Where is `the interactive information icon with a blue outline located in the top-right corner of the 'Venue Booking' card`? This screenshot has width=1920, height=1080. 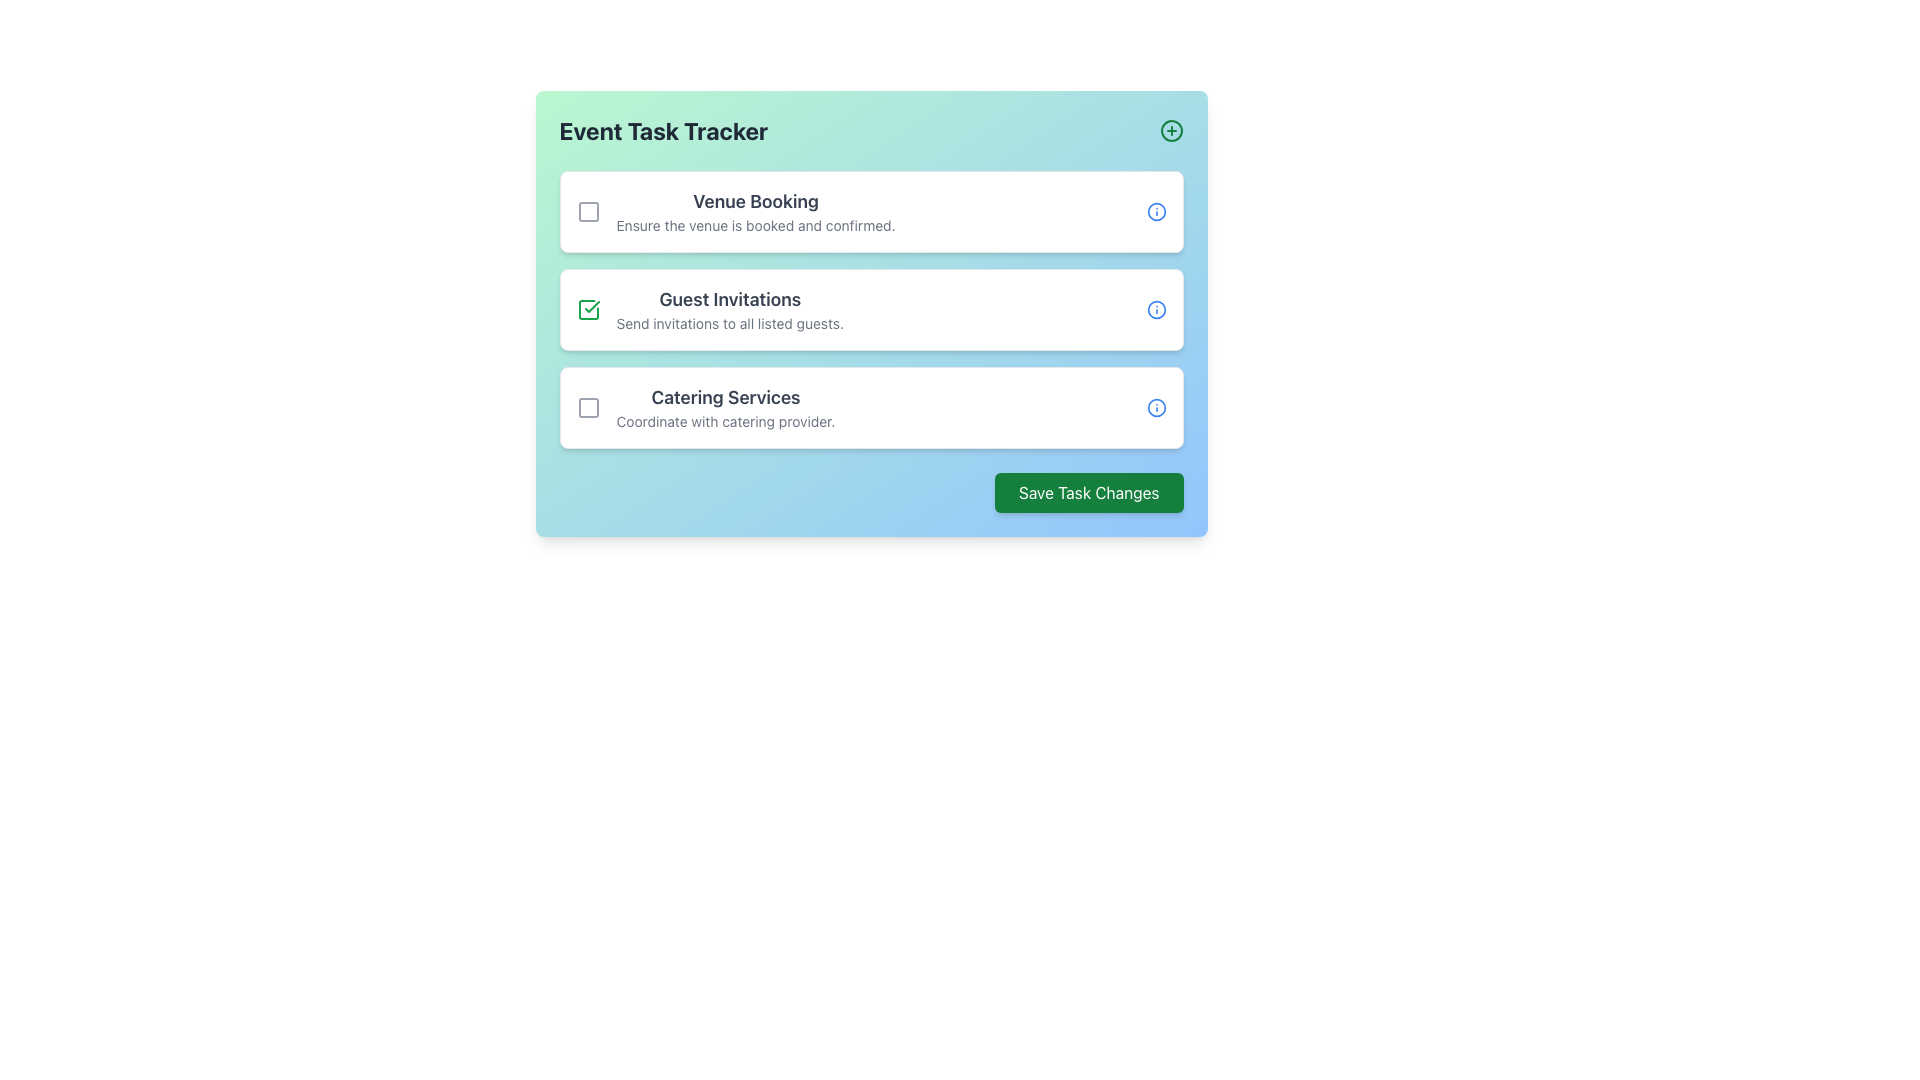 the interactive information icon with a blue outline located in the top-right corner of the 'Venue Booking' card is located at coordinates (1156, 212).